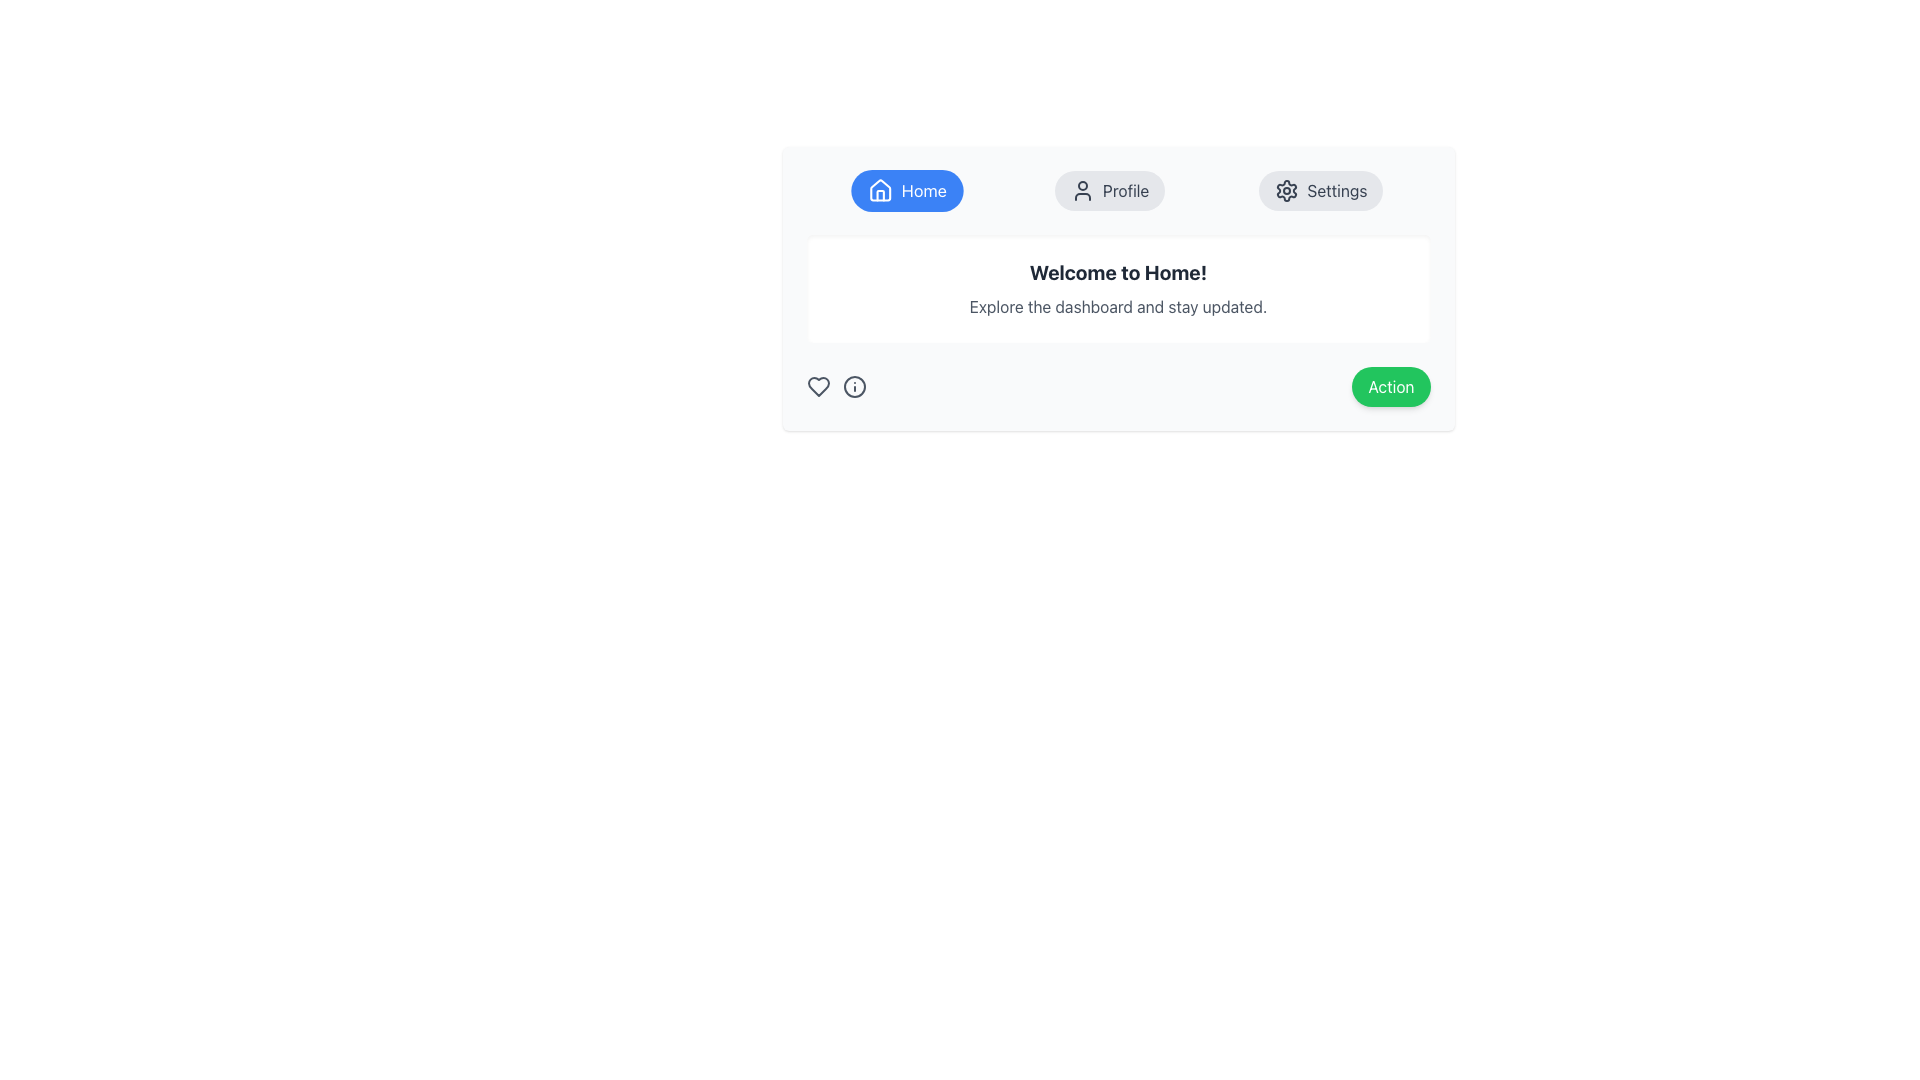  I want to click on the circular icon containing an 'i' symbol, which is dark gray and positioned between a heart-shaped icon and a green button labeled 'Action', so click(854, 386).